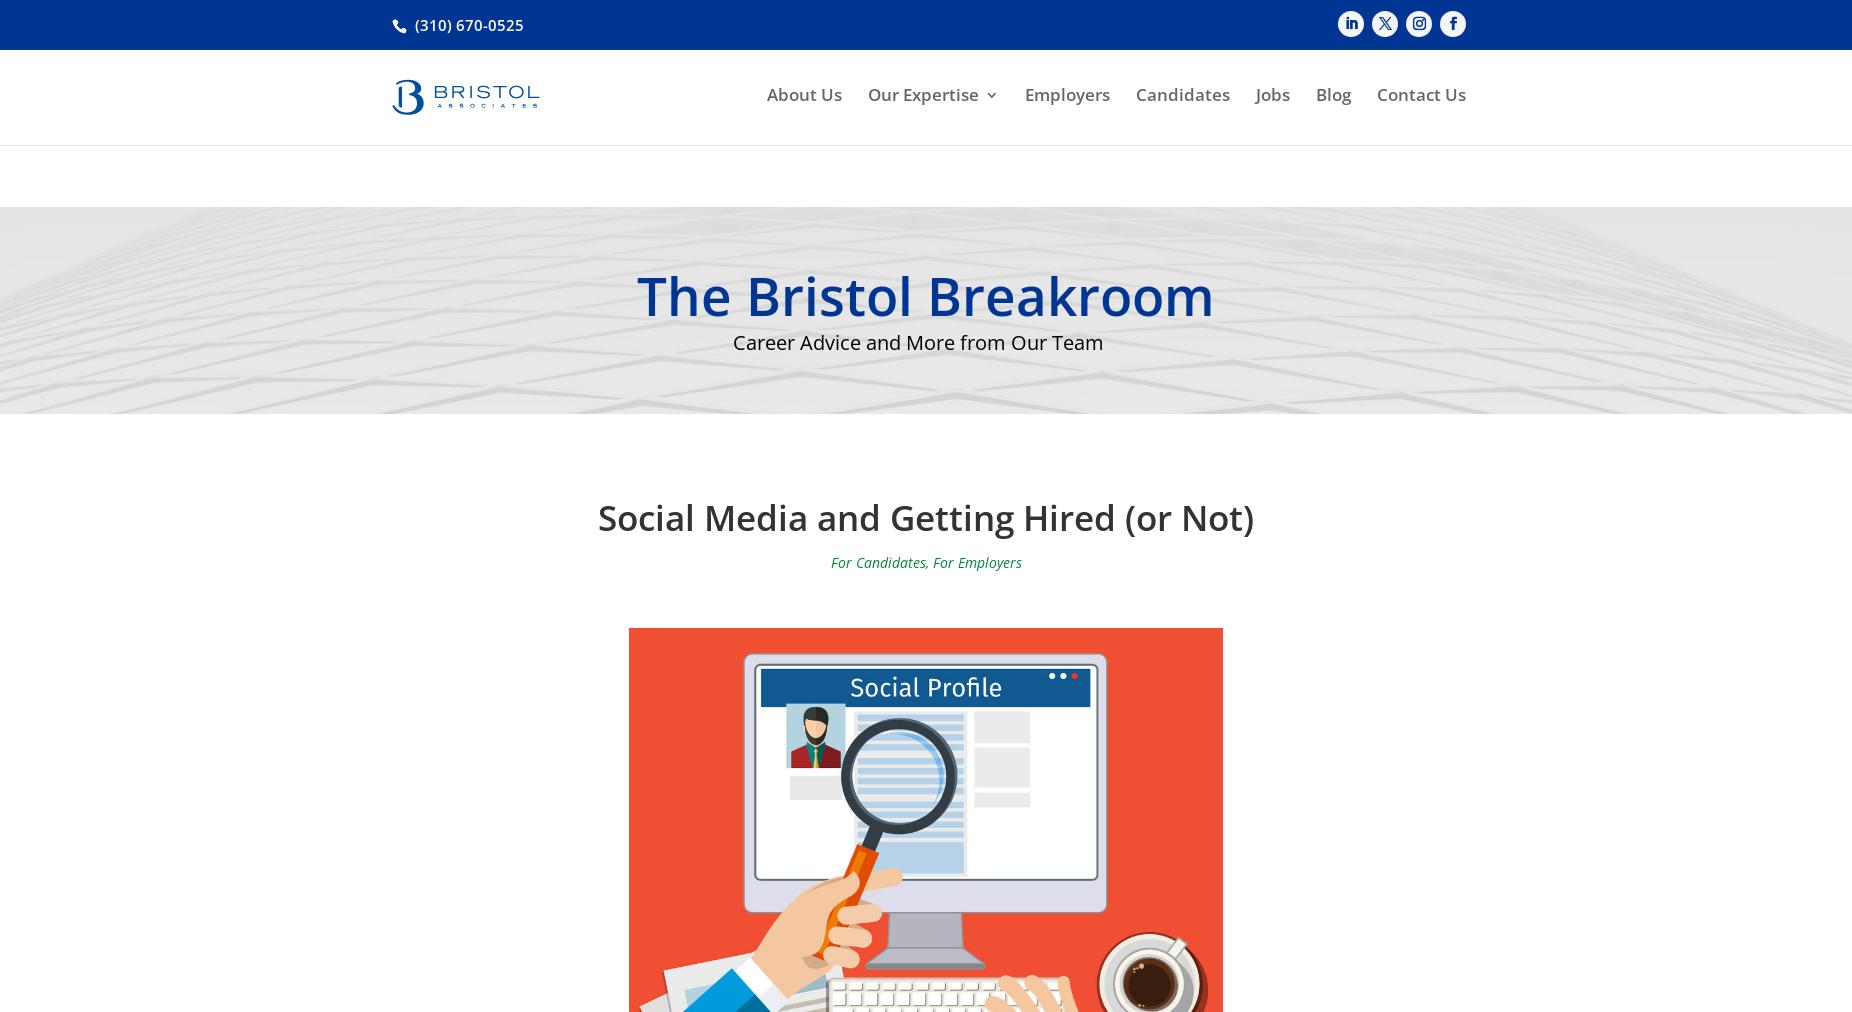  Describe the element at coordinates (888, 392) in the screenshot. I see `'Travel, Tourism, and Attraction'` at that location.